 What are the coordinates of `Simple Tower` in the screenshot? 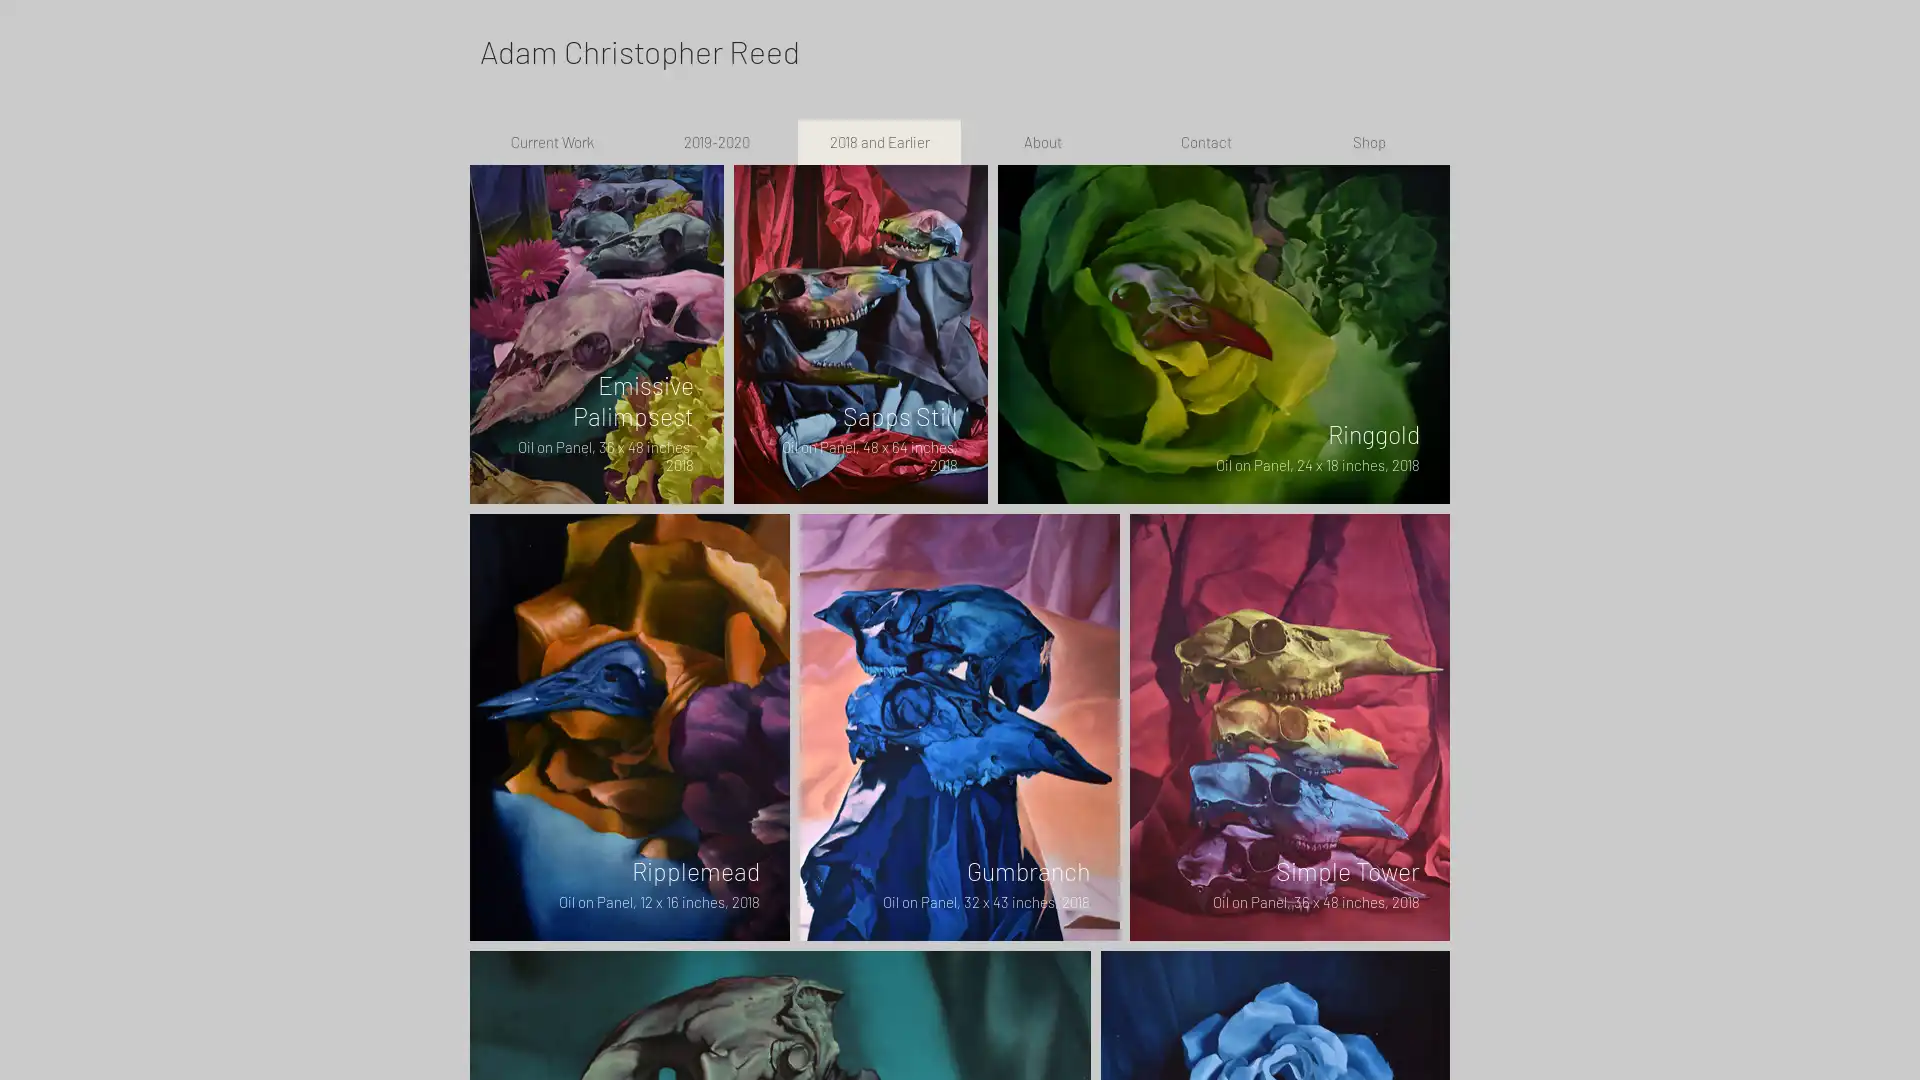 It's located at (1290, 726).